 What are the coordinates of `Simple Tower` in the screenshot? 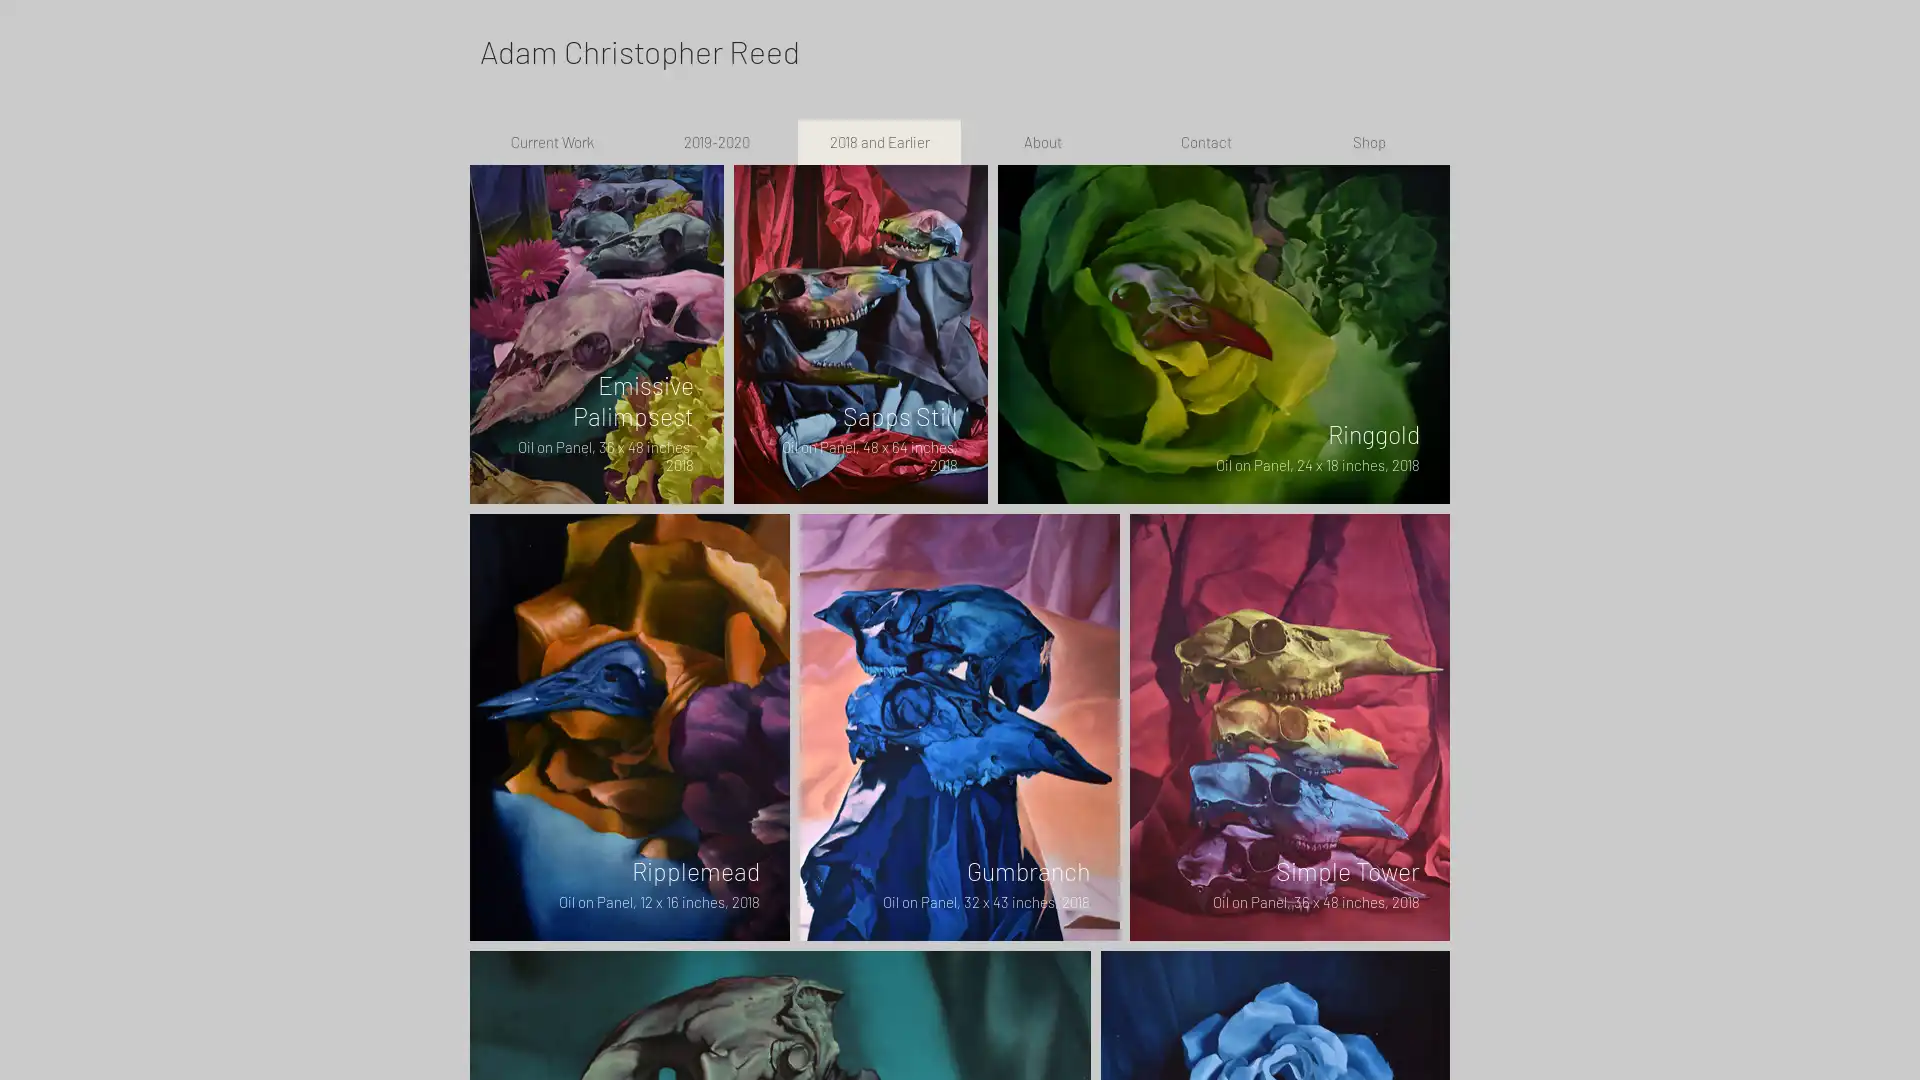 It's located at (1290, 726).